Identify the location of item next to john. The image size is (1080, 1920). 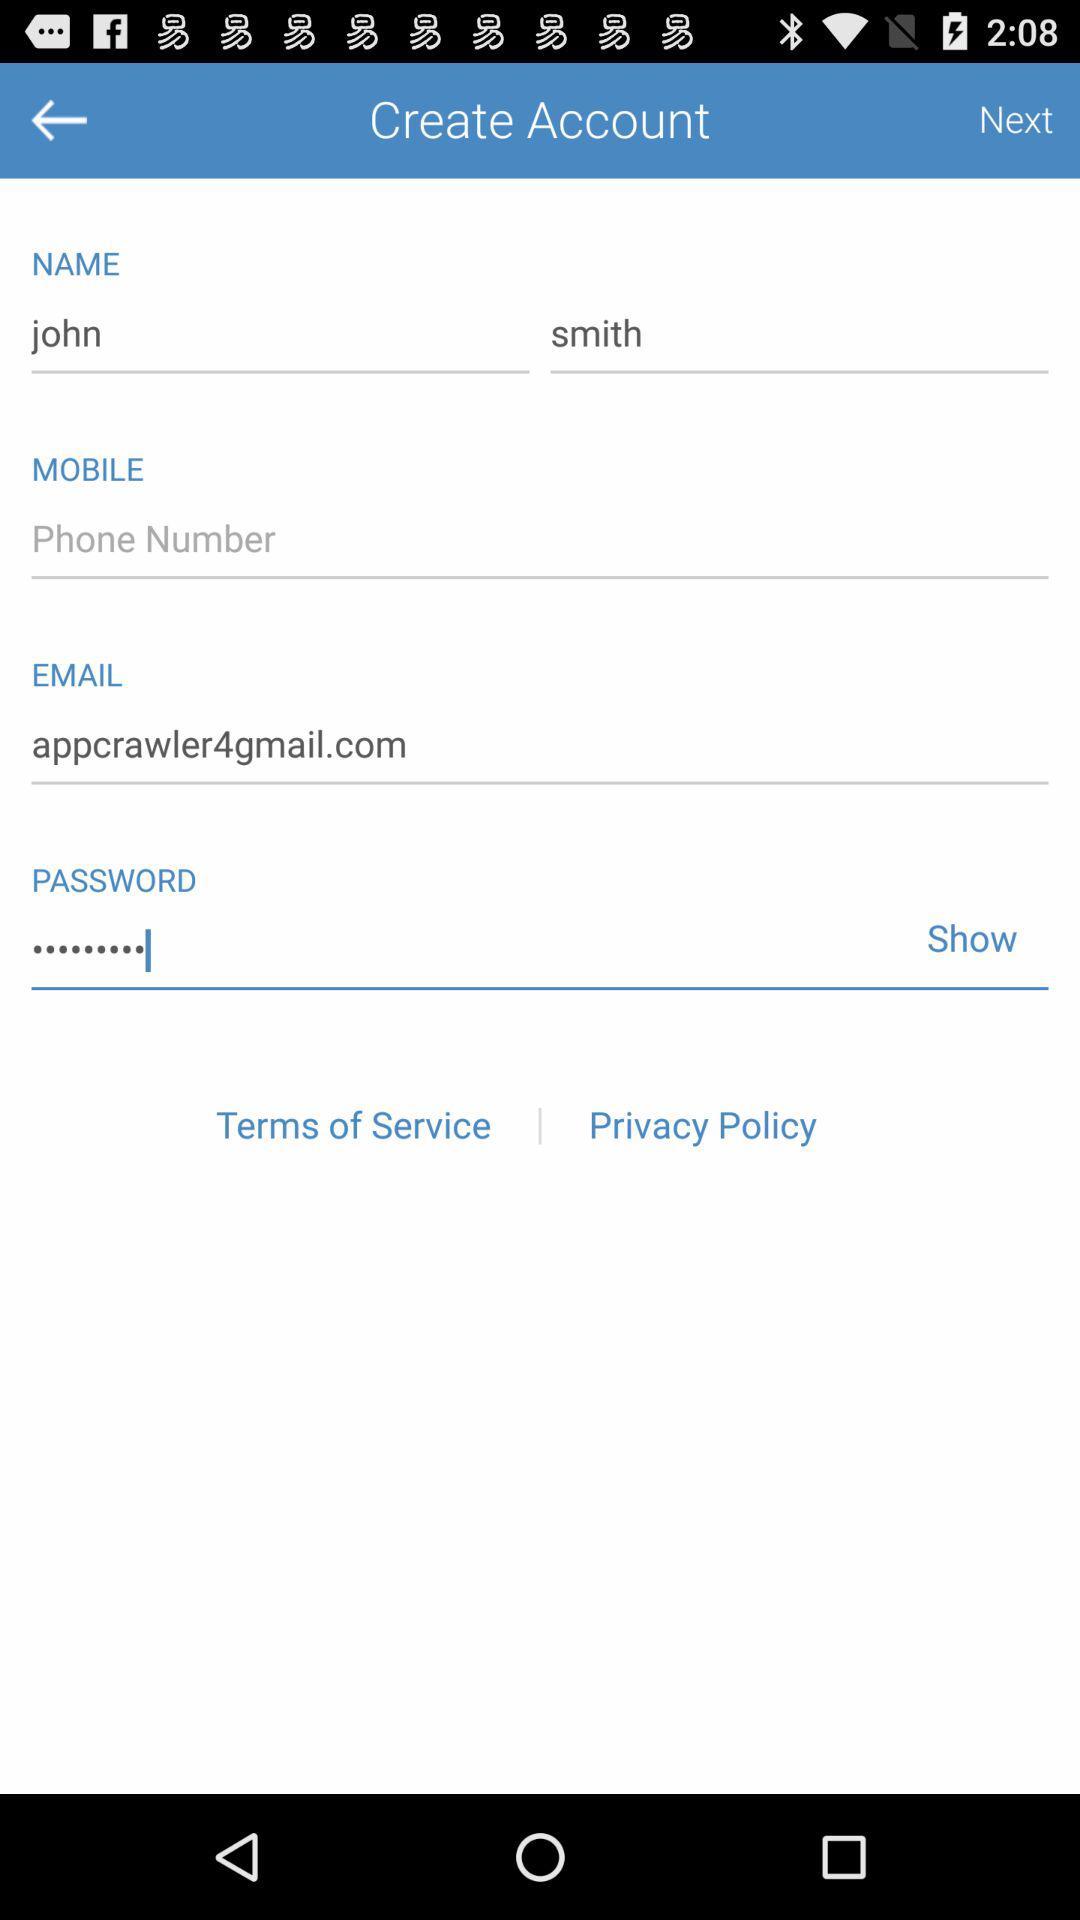
(798, 334).